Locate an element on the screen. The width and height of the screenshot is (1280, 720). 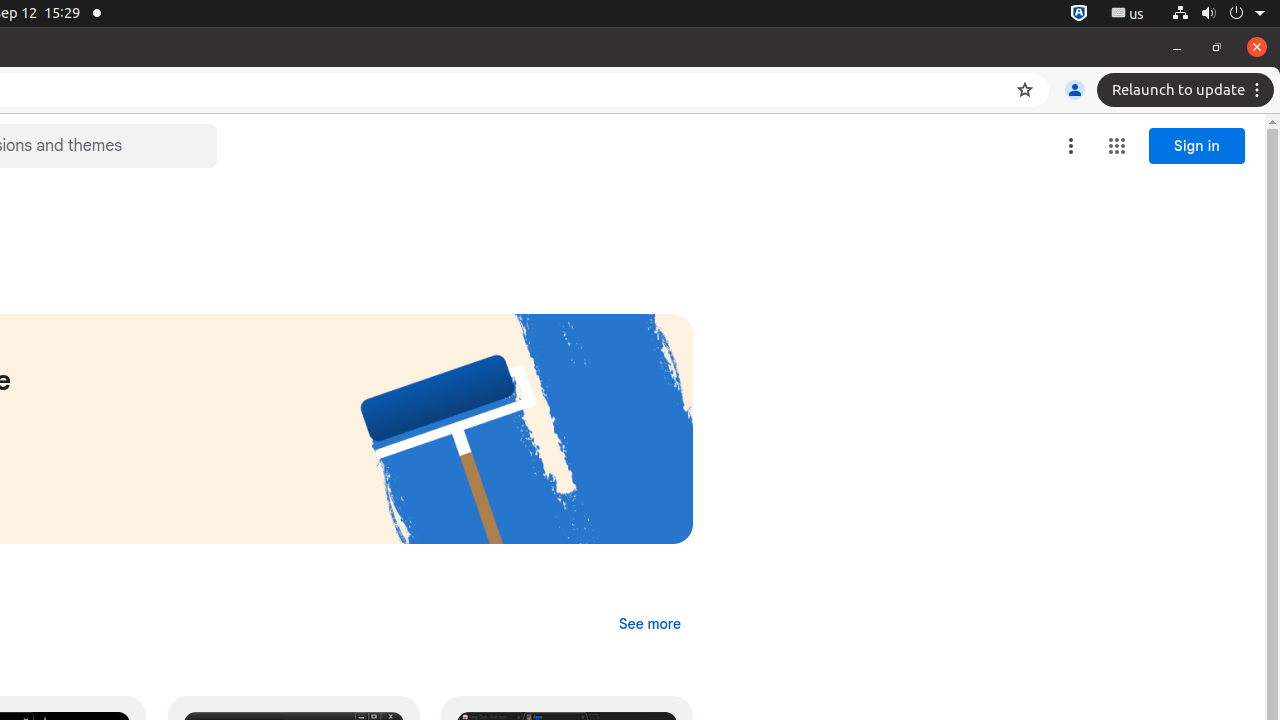
':1.21/StatusNotifierItem' is located at coordinates (1127, 13).